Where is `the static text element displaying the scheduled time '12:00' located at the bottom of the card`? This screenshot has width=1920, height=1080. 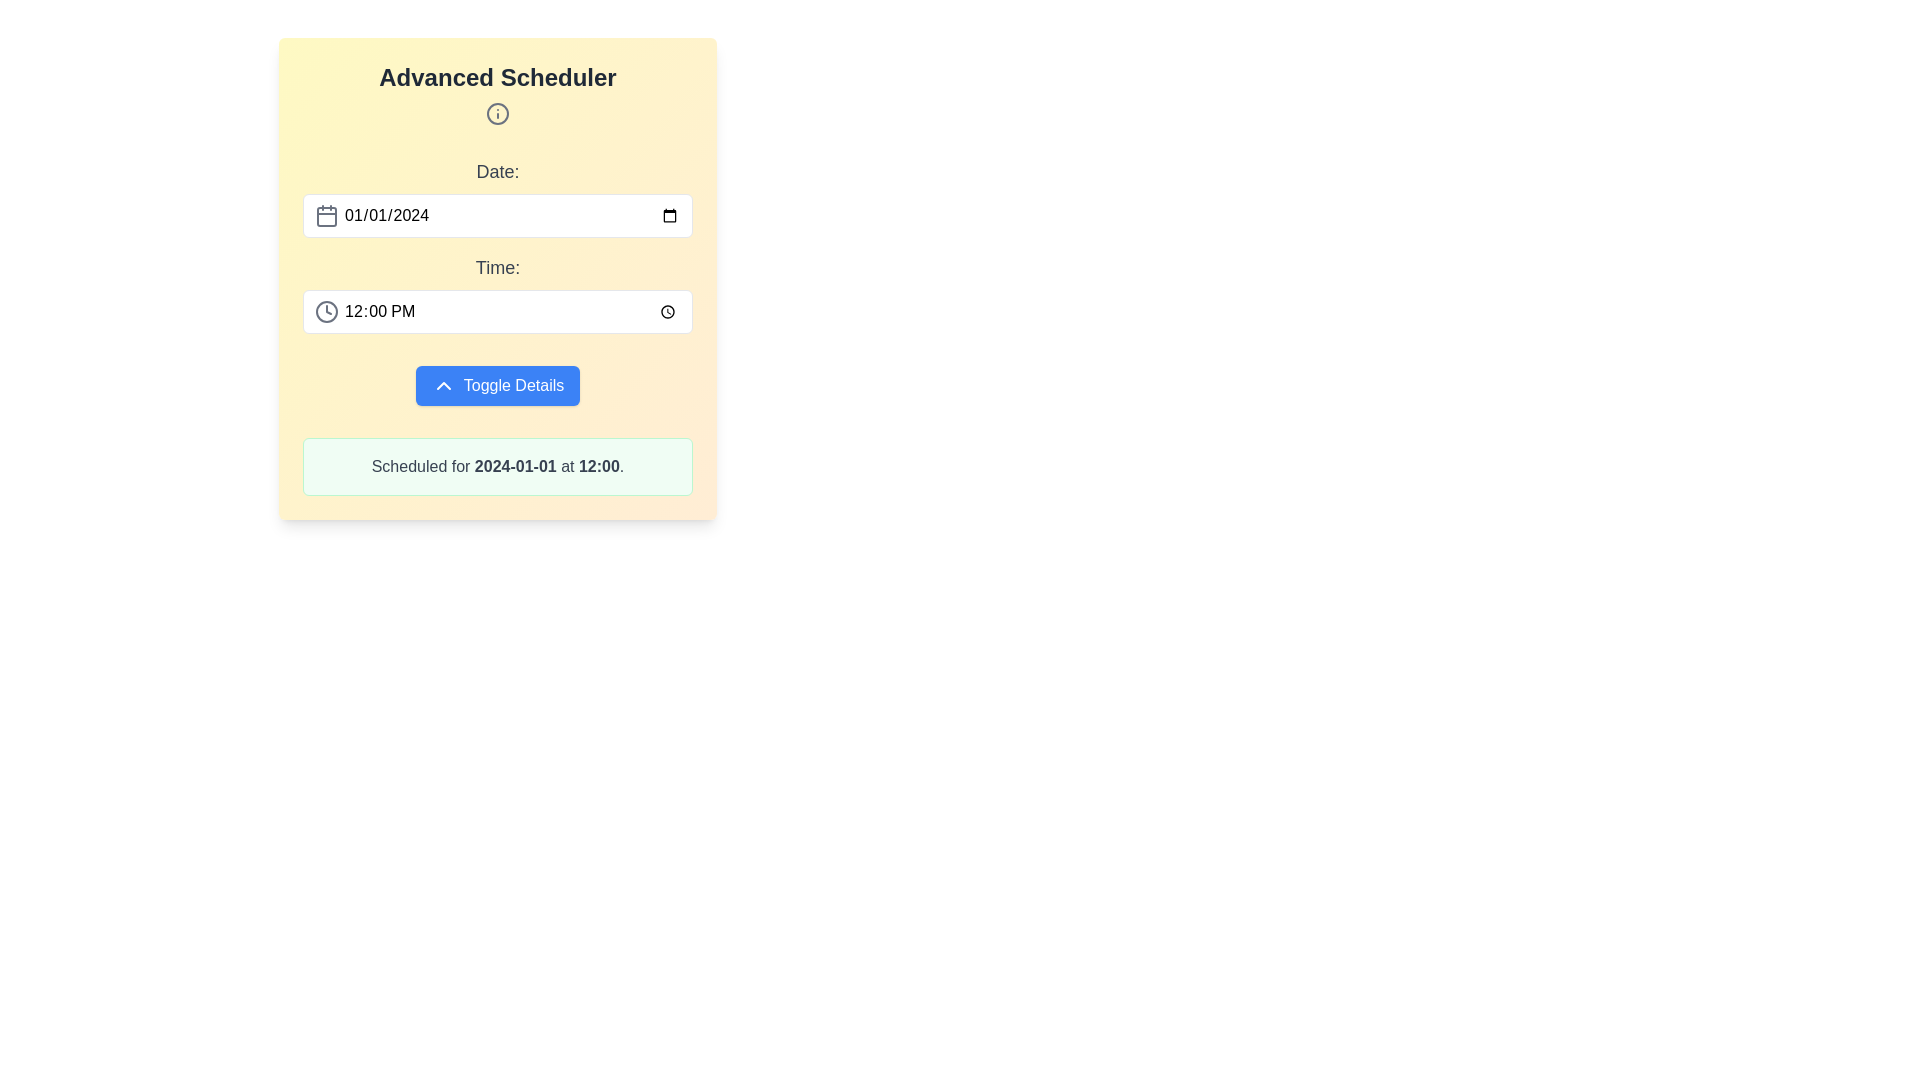 the static text element displaying the scheduled time '12:00' located at the bottom of the card is located at coordinates (598, 466).